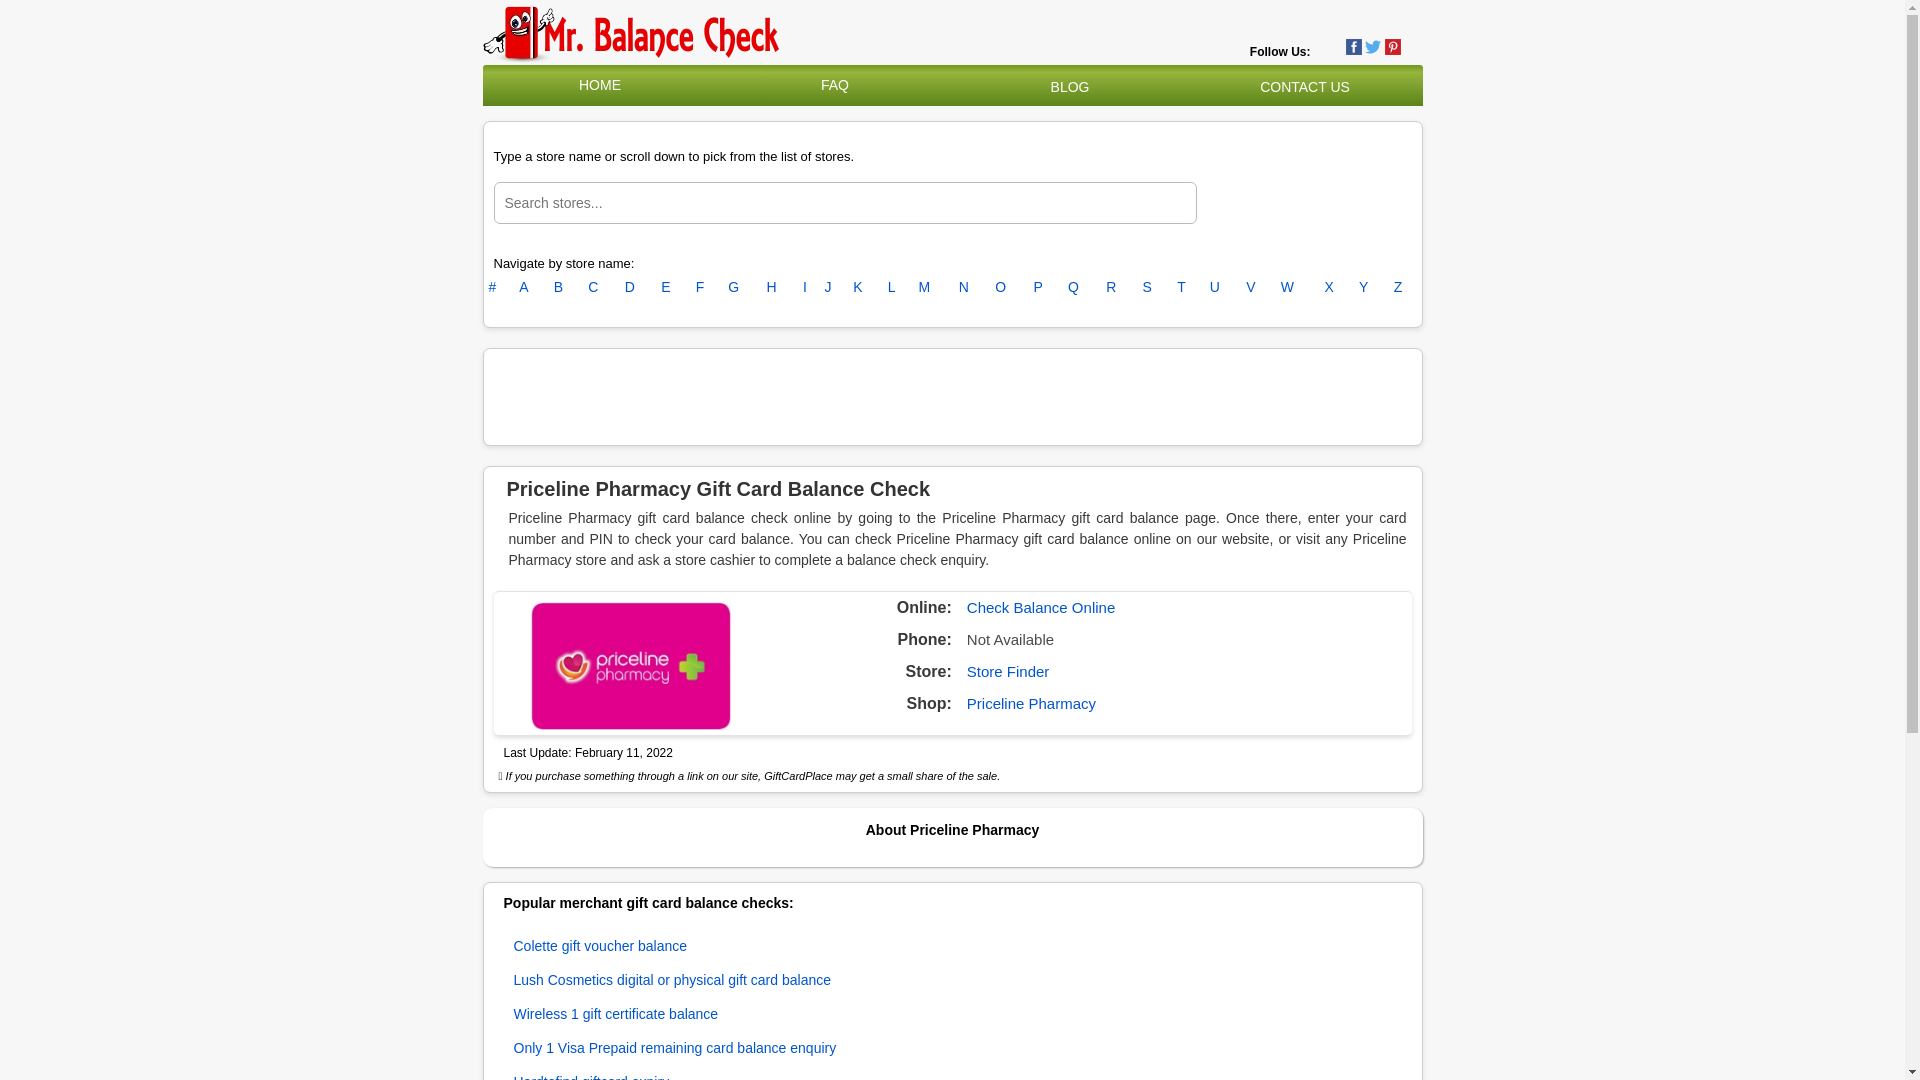 The width and height of the screenshot is (1920, 1080). I want to click on 'Twitter', so click(1371, 45).